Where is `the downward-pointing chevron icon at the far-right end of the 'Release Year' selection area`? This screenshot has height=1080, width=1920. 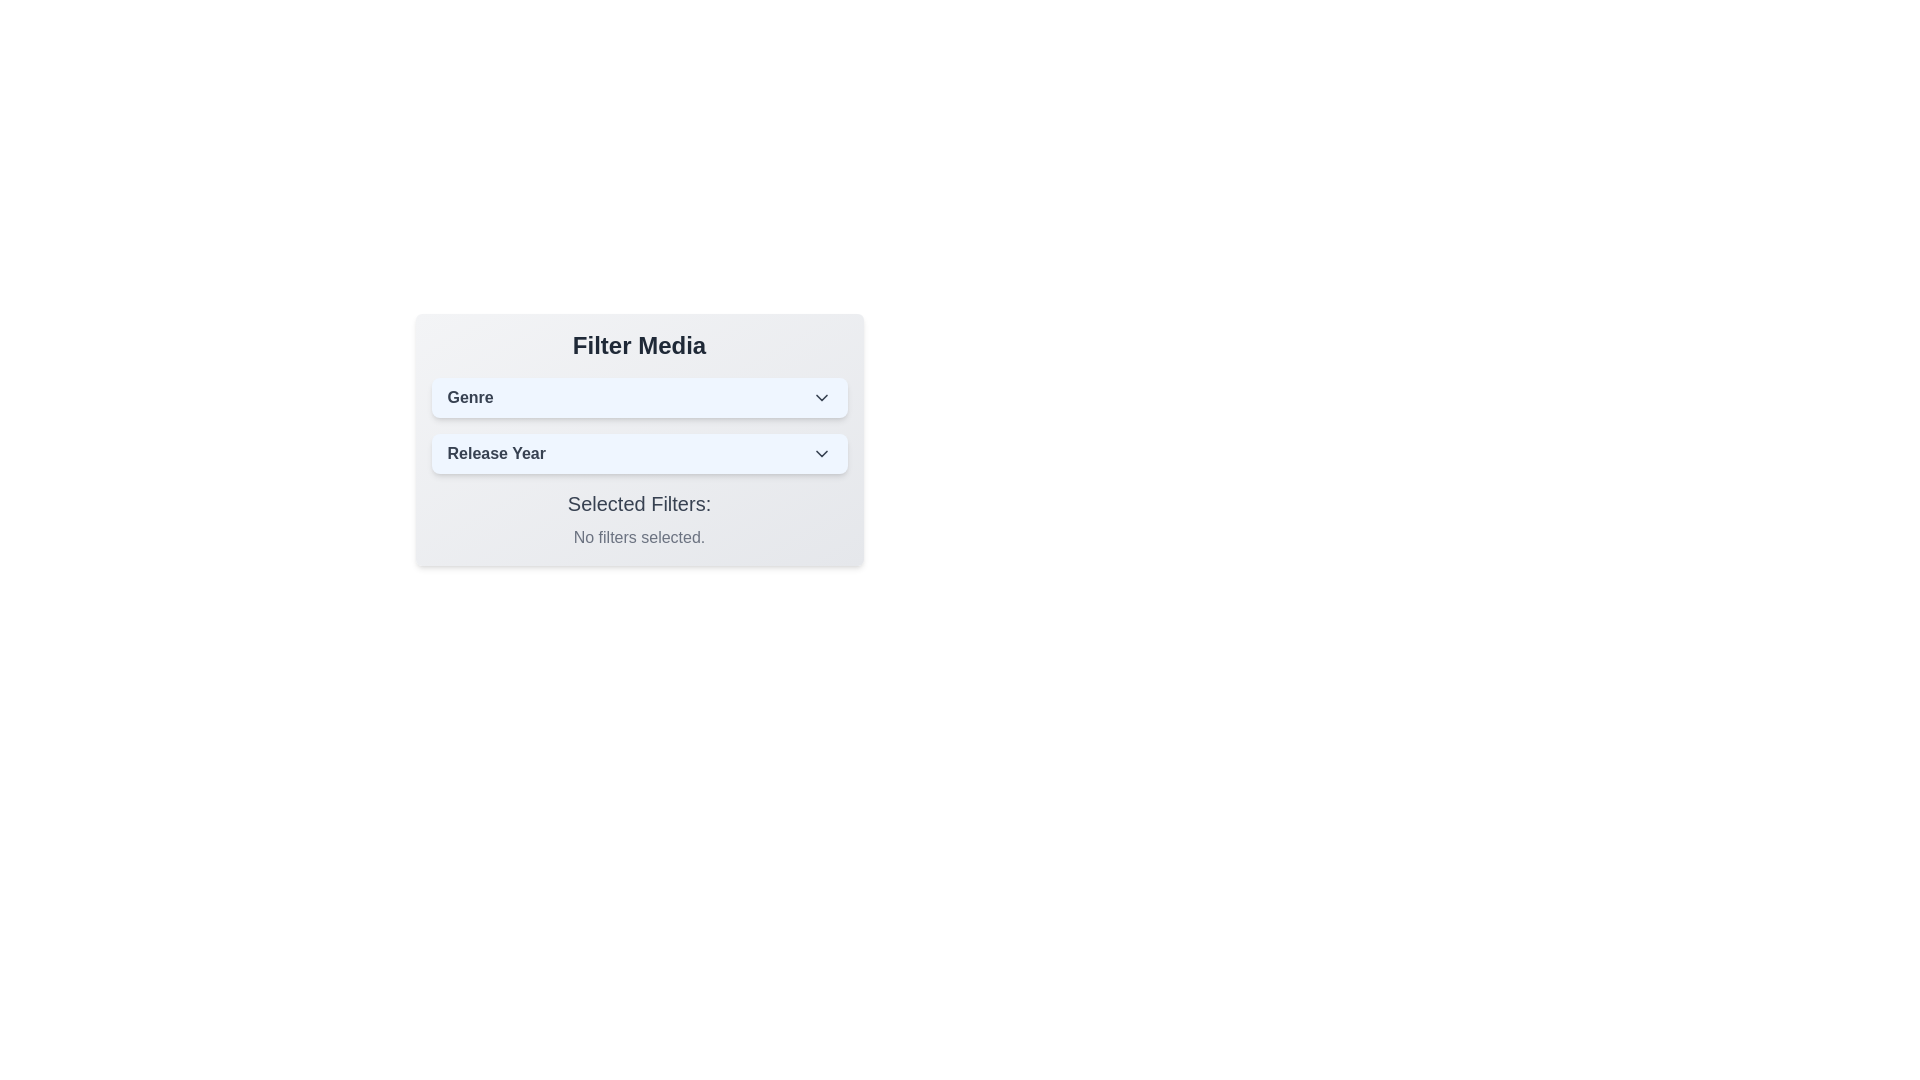
the downward-pointing chevron icon at the far-right end of the 'Release Year' selection area is located at coordinates (821, 454).